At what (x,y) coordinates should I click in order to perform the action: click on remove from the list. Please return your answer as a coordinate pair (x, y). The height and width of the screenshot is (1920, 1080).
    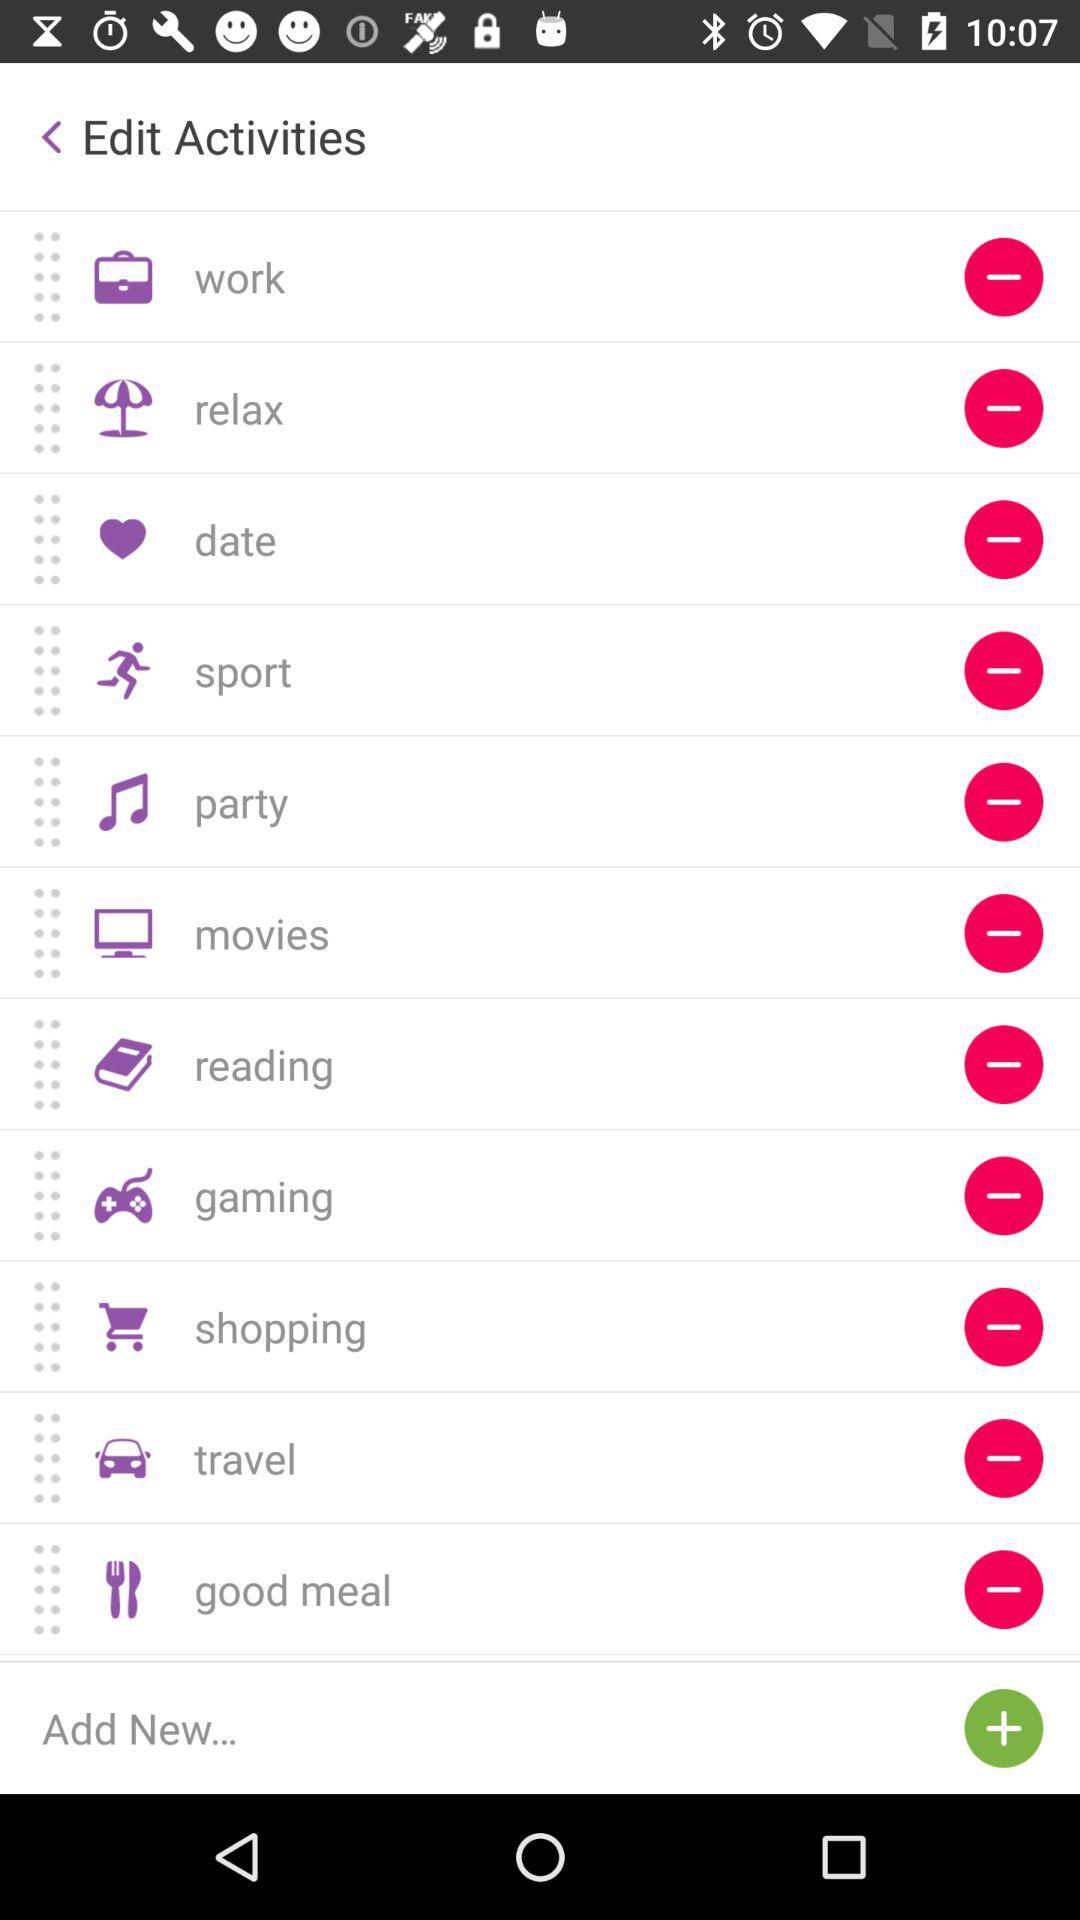
    Looking at the image, I should click on (1003, 539).